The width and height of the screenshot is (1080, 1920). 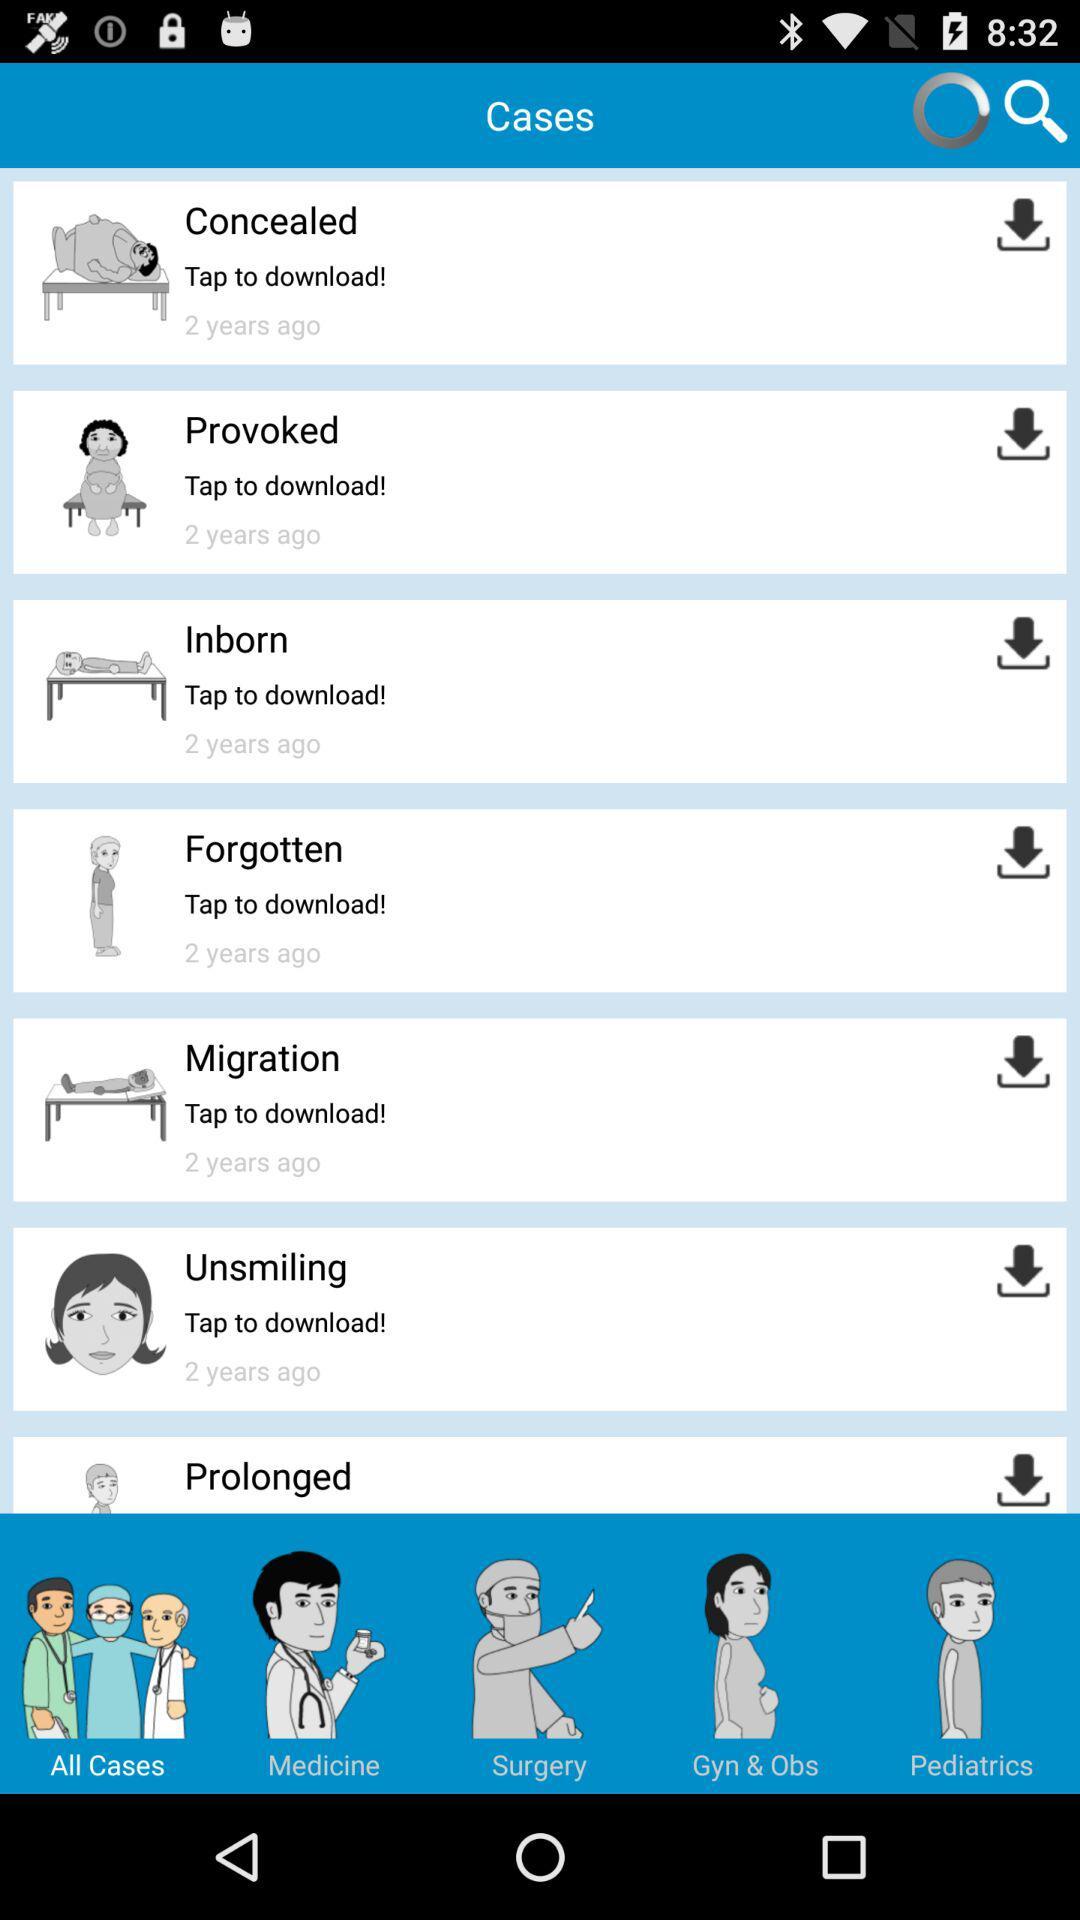 I want to click on the inborn app, so click(x=235, y=637).